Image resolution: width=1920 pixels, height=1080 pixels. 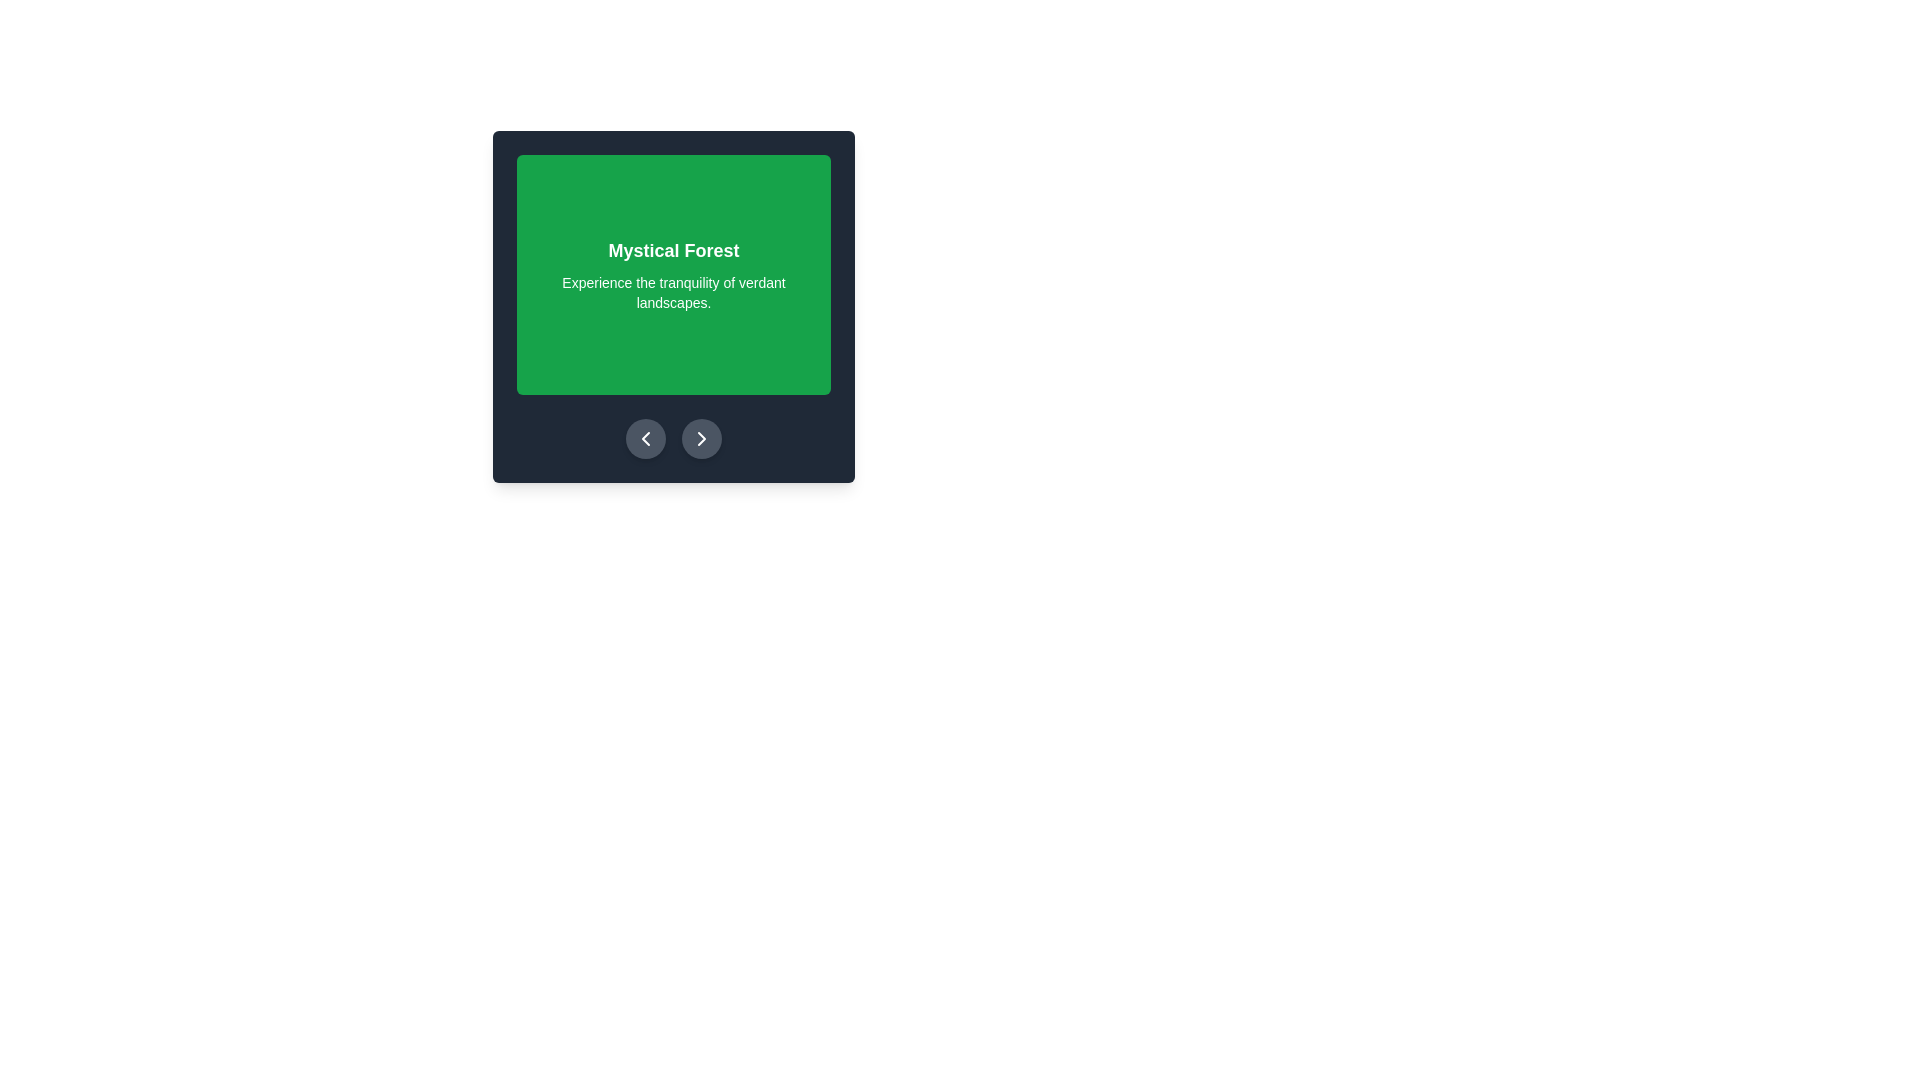 I want to click on the navigation control group consisting of two interactive buttons with chevron icons located at the bottom center of the card displaying 'Mystical Forest Experience the tranquility of verdant landscapes.', so click(x=673, y=438).